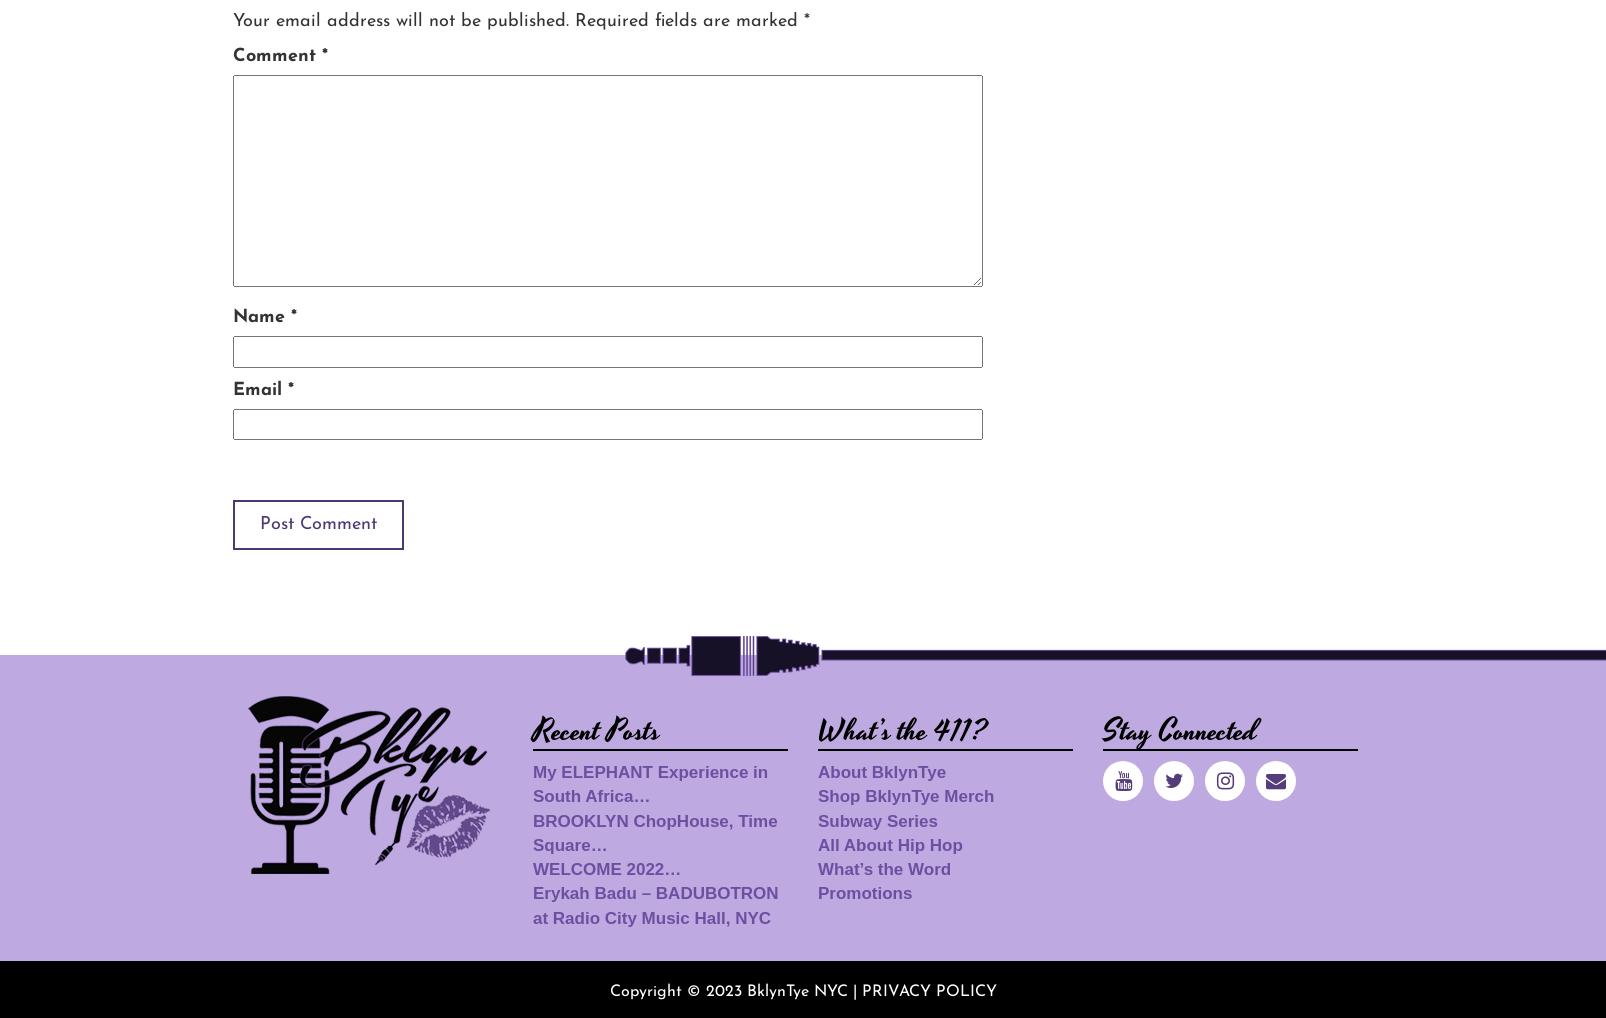 The image size is (1606, 1018). I want to click on 'Shop BklynTye Merch', so click(905, 796).